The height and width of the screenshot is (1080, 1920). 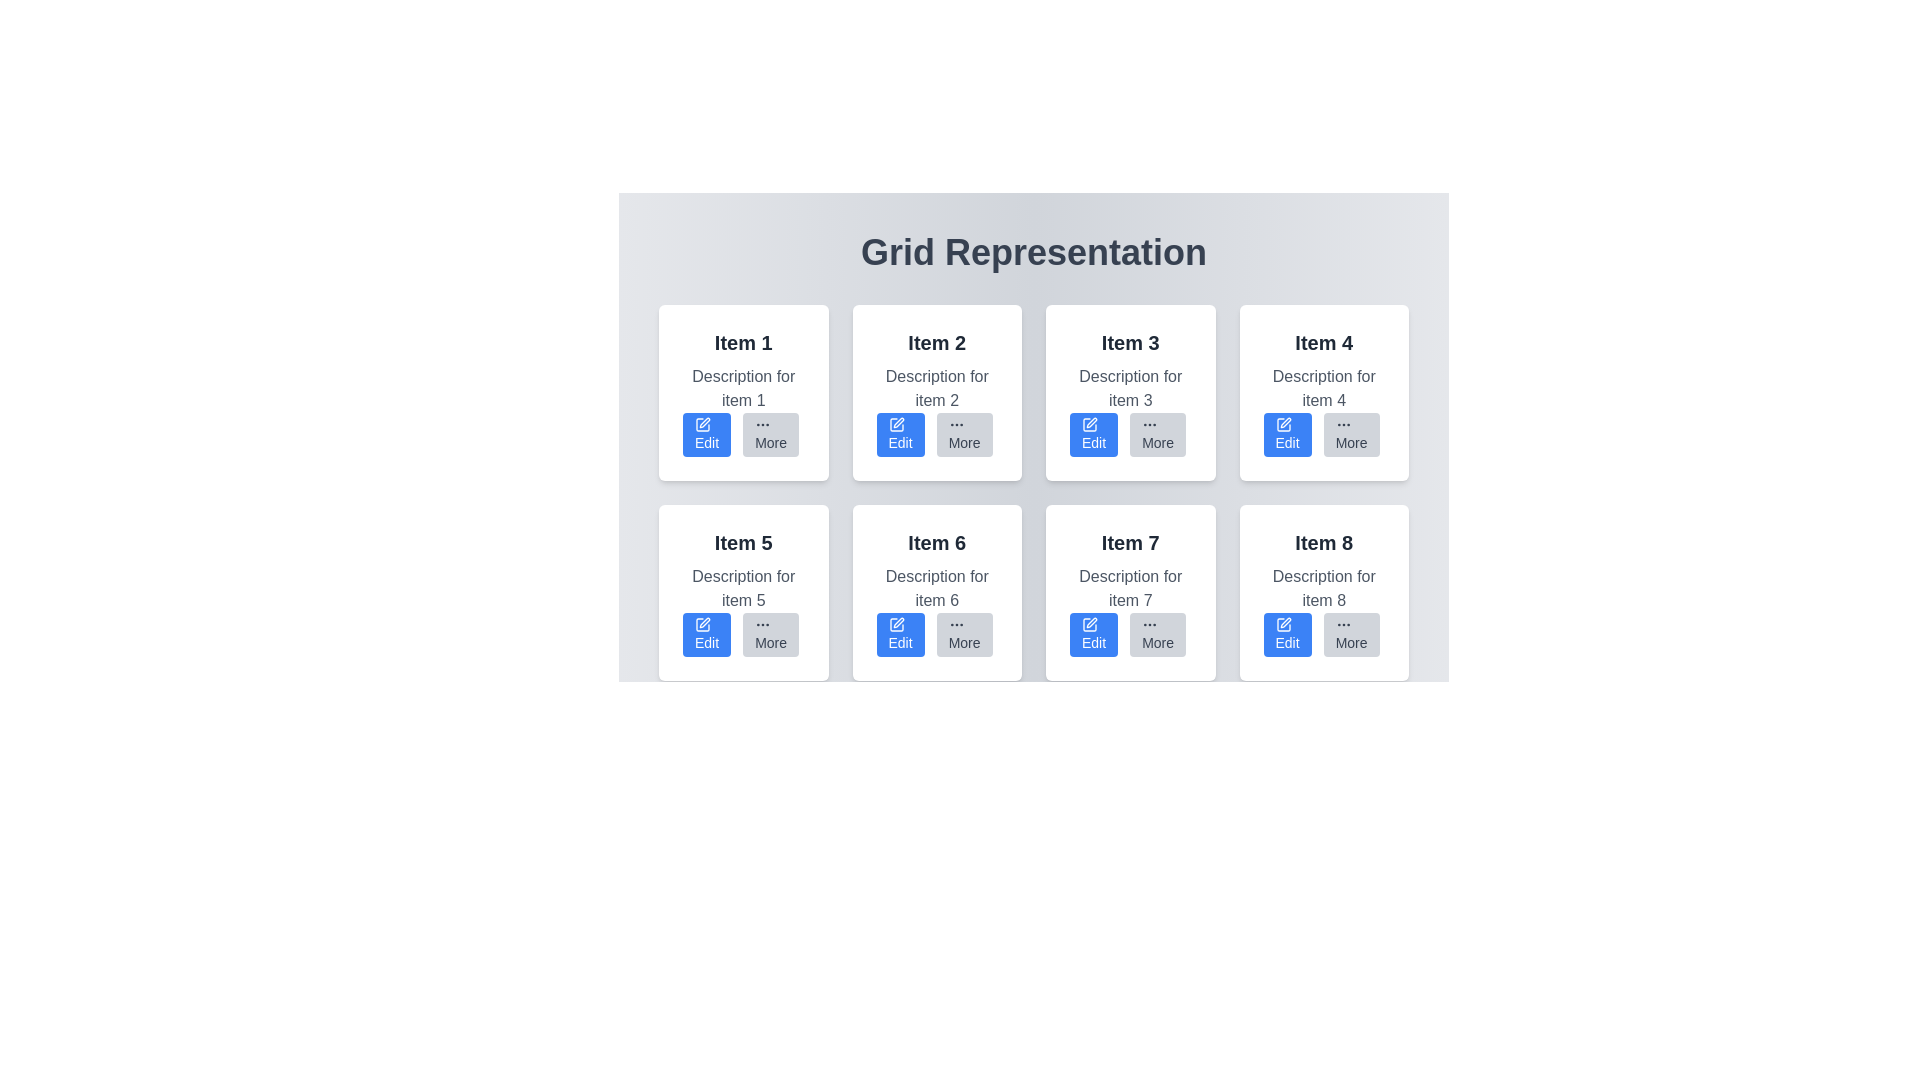 What do you see at coordinates (1130, 393) in the screenshot?
I see `the interactive card located in the first row and third column of the grid layout` at bounding box center [1130, 393].